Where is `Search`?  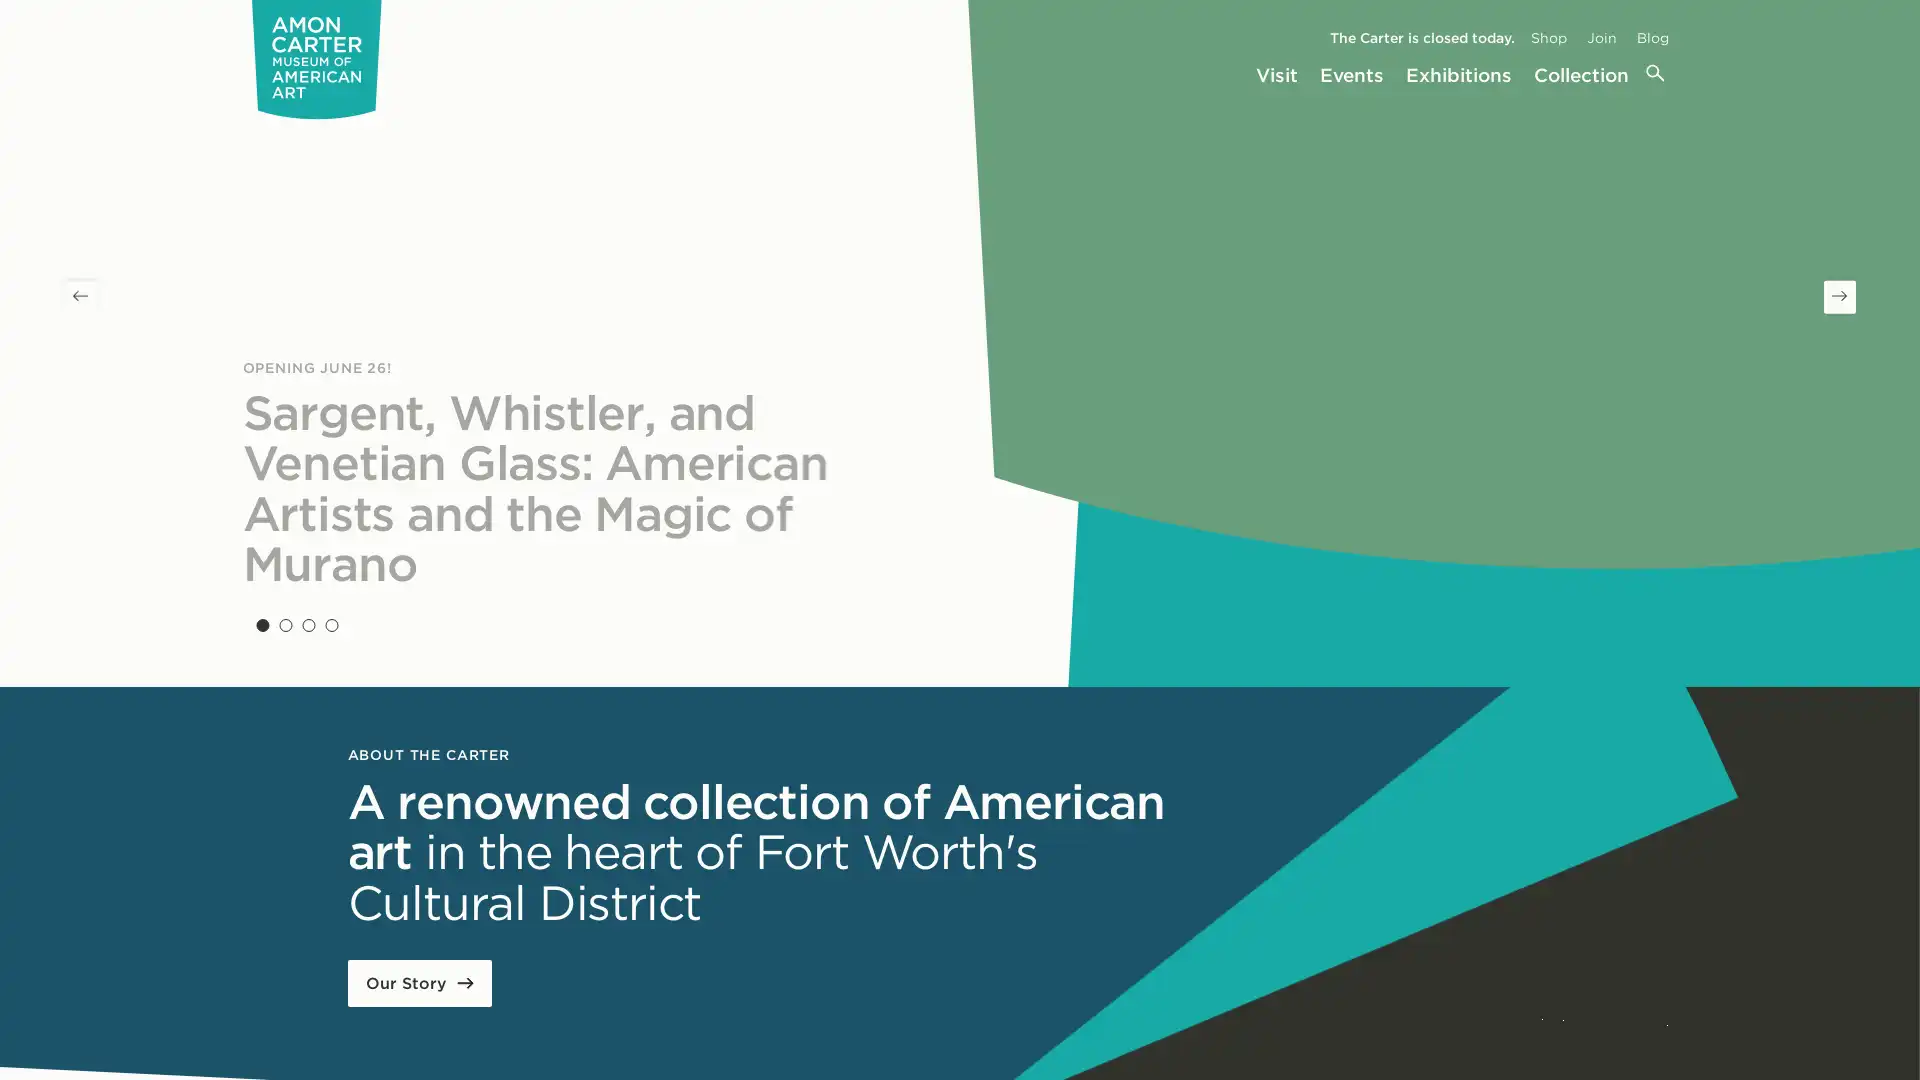
Search is located at coordinates (1655, 72).